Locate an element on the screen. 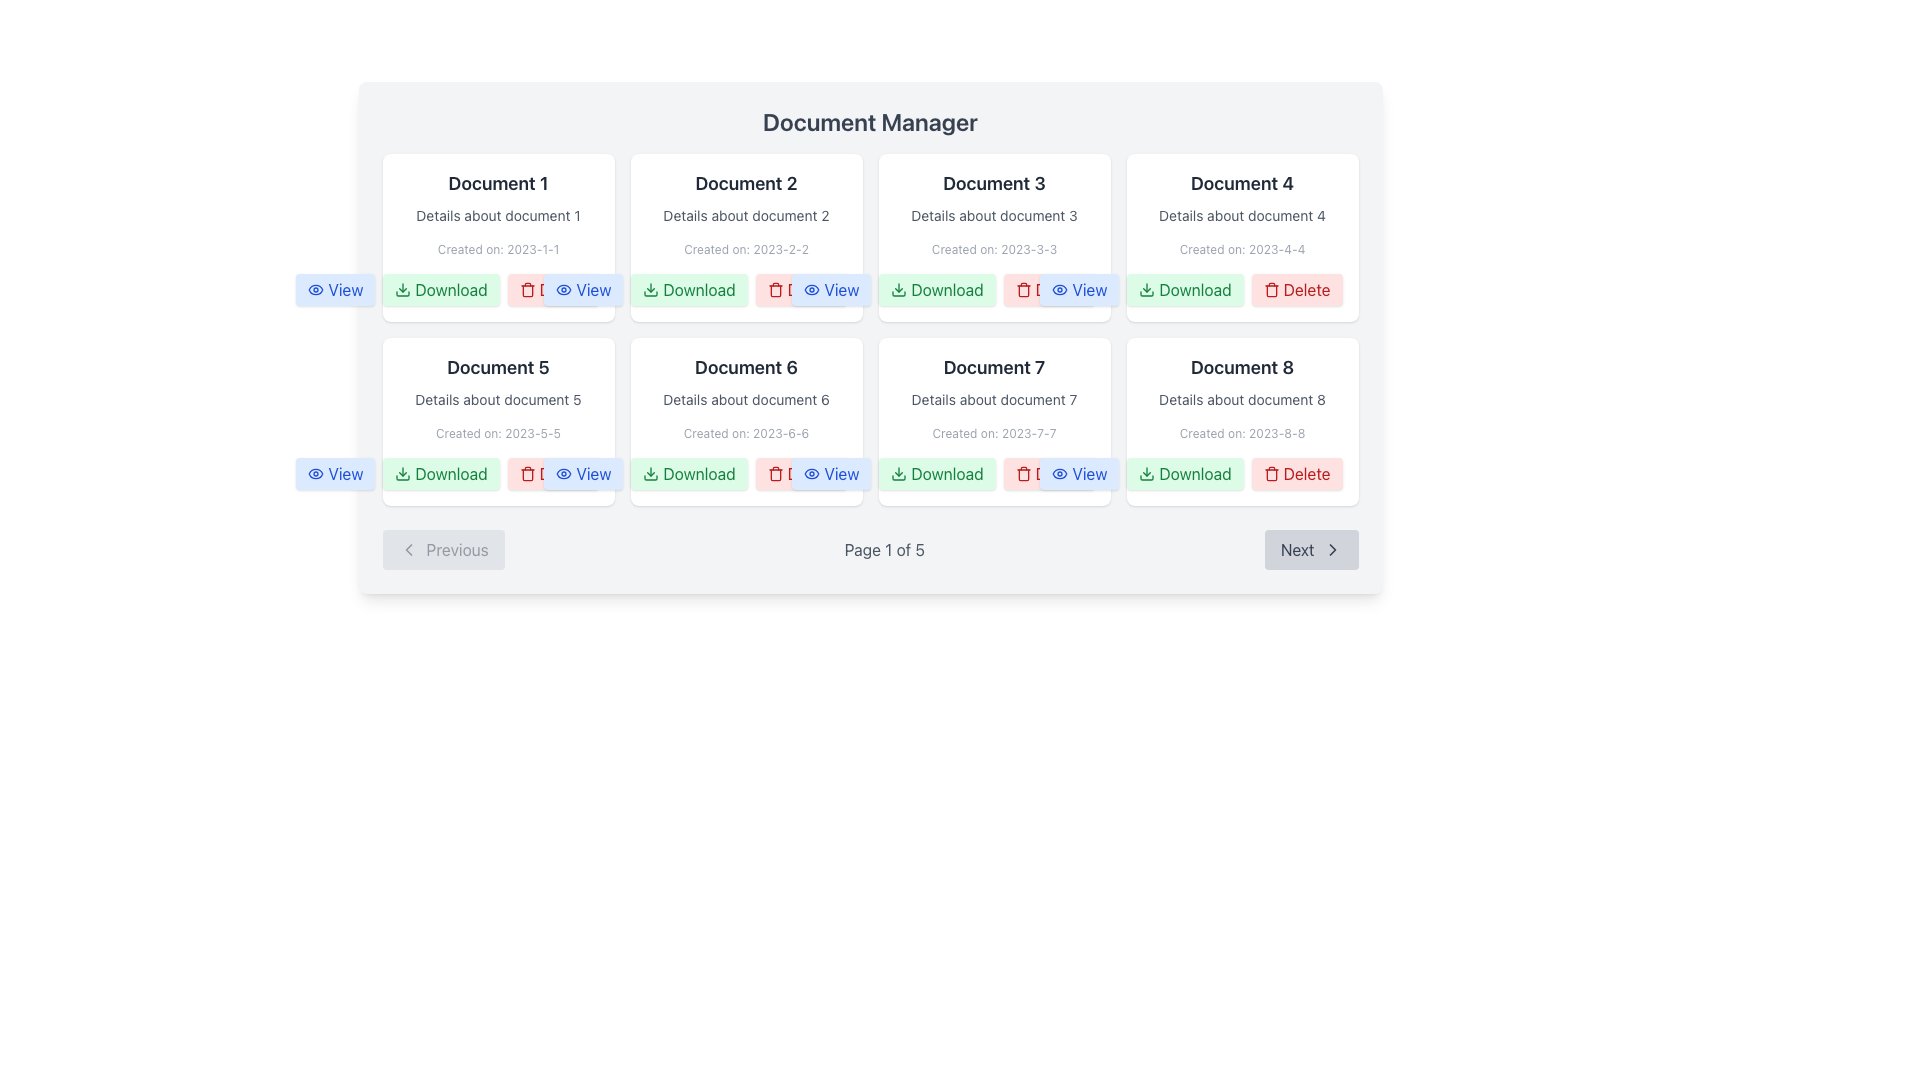  the green 'Download' icon for 'Document 2' located in the top row, second column of the grid is located at coordinates (651, 289).